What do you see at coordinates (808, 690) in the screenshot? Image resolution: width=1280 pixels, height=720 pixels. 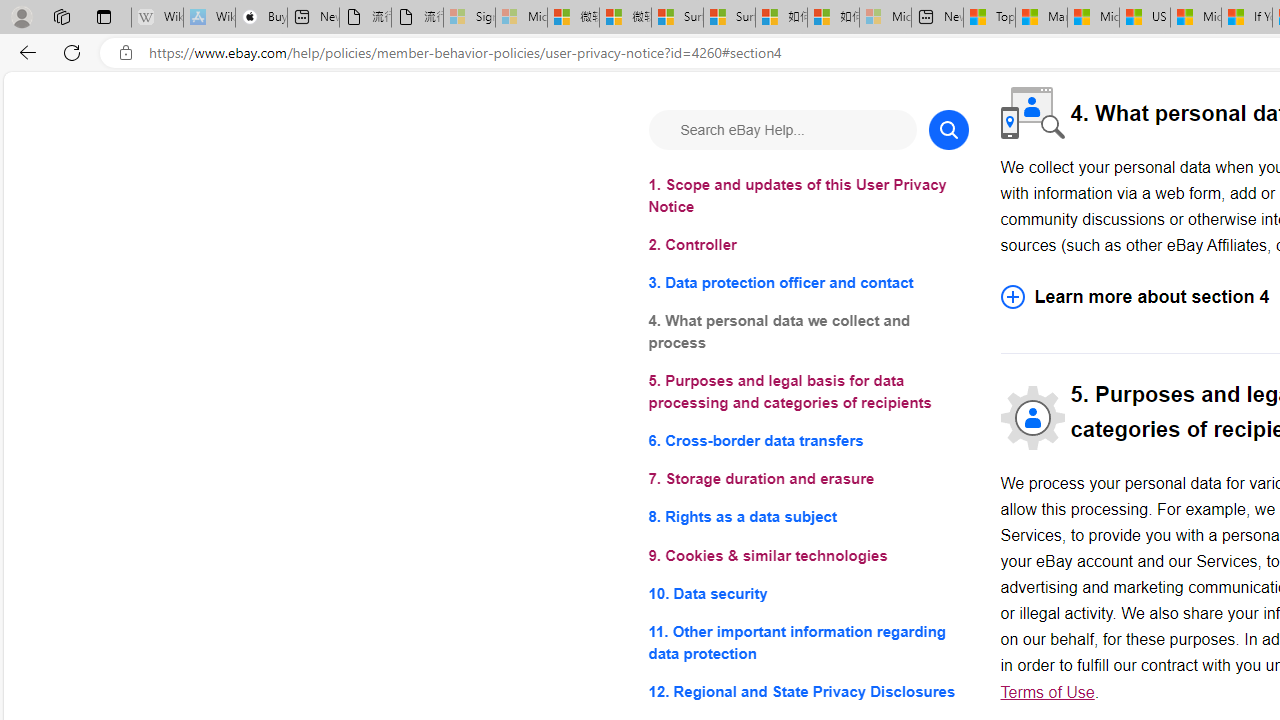 I see `'12. Regional and State Privacy Disclosures'` at bounding box center [808, 690].